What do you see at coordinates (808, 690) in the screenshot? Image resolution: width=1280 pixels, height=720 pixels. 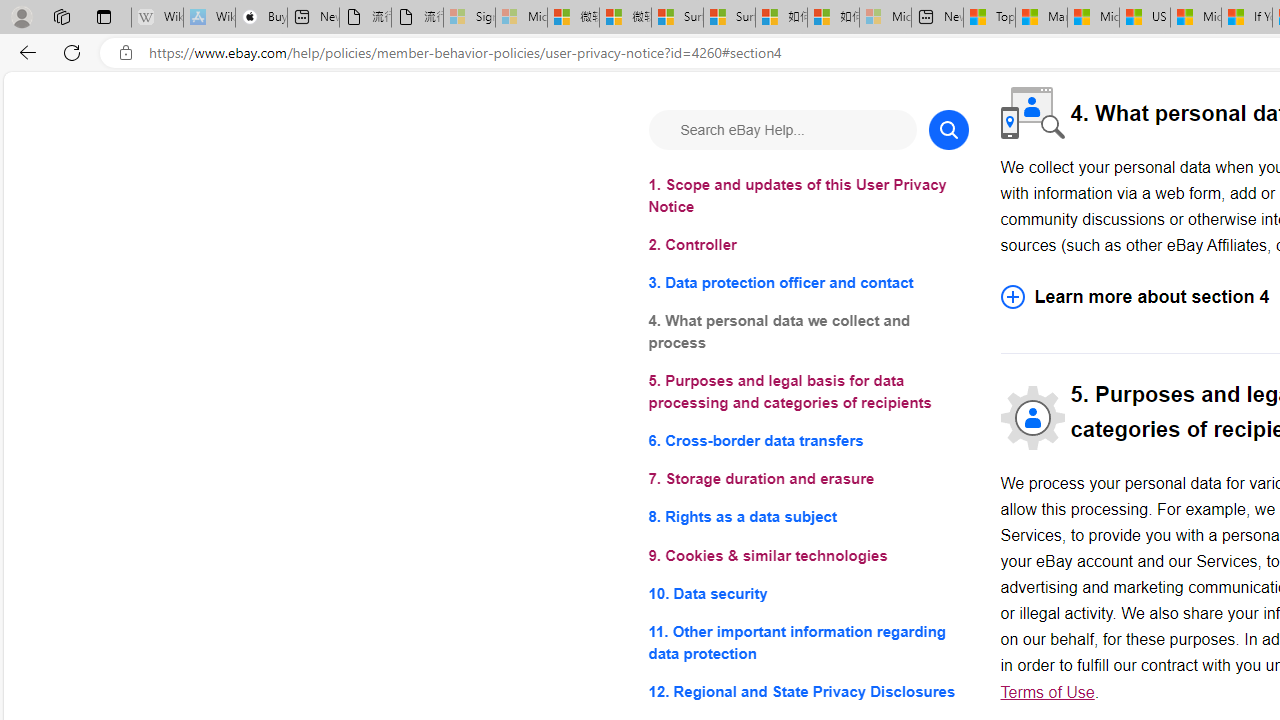 I see `'12. Regional and State Privacy Disclosures'` at bounding box center [808, 690].